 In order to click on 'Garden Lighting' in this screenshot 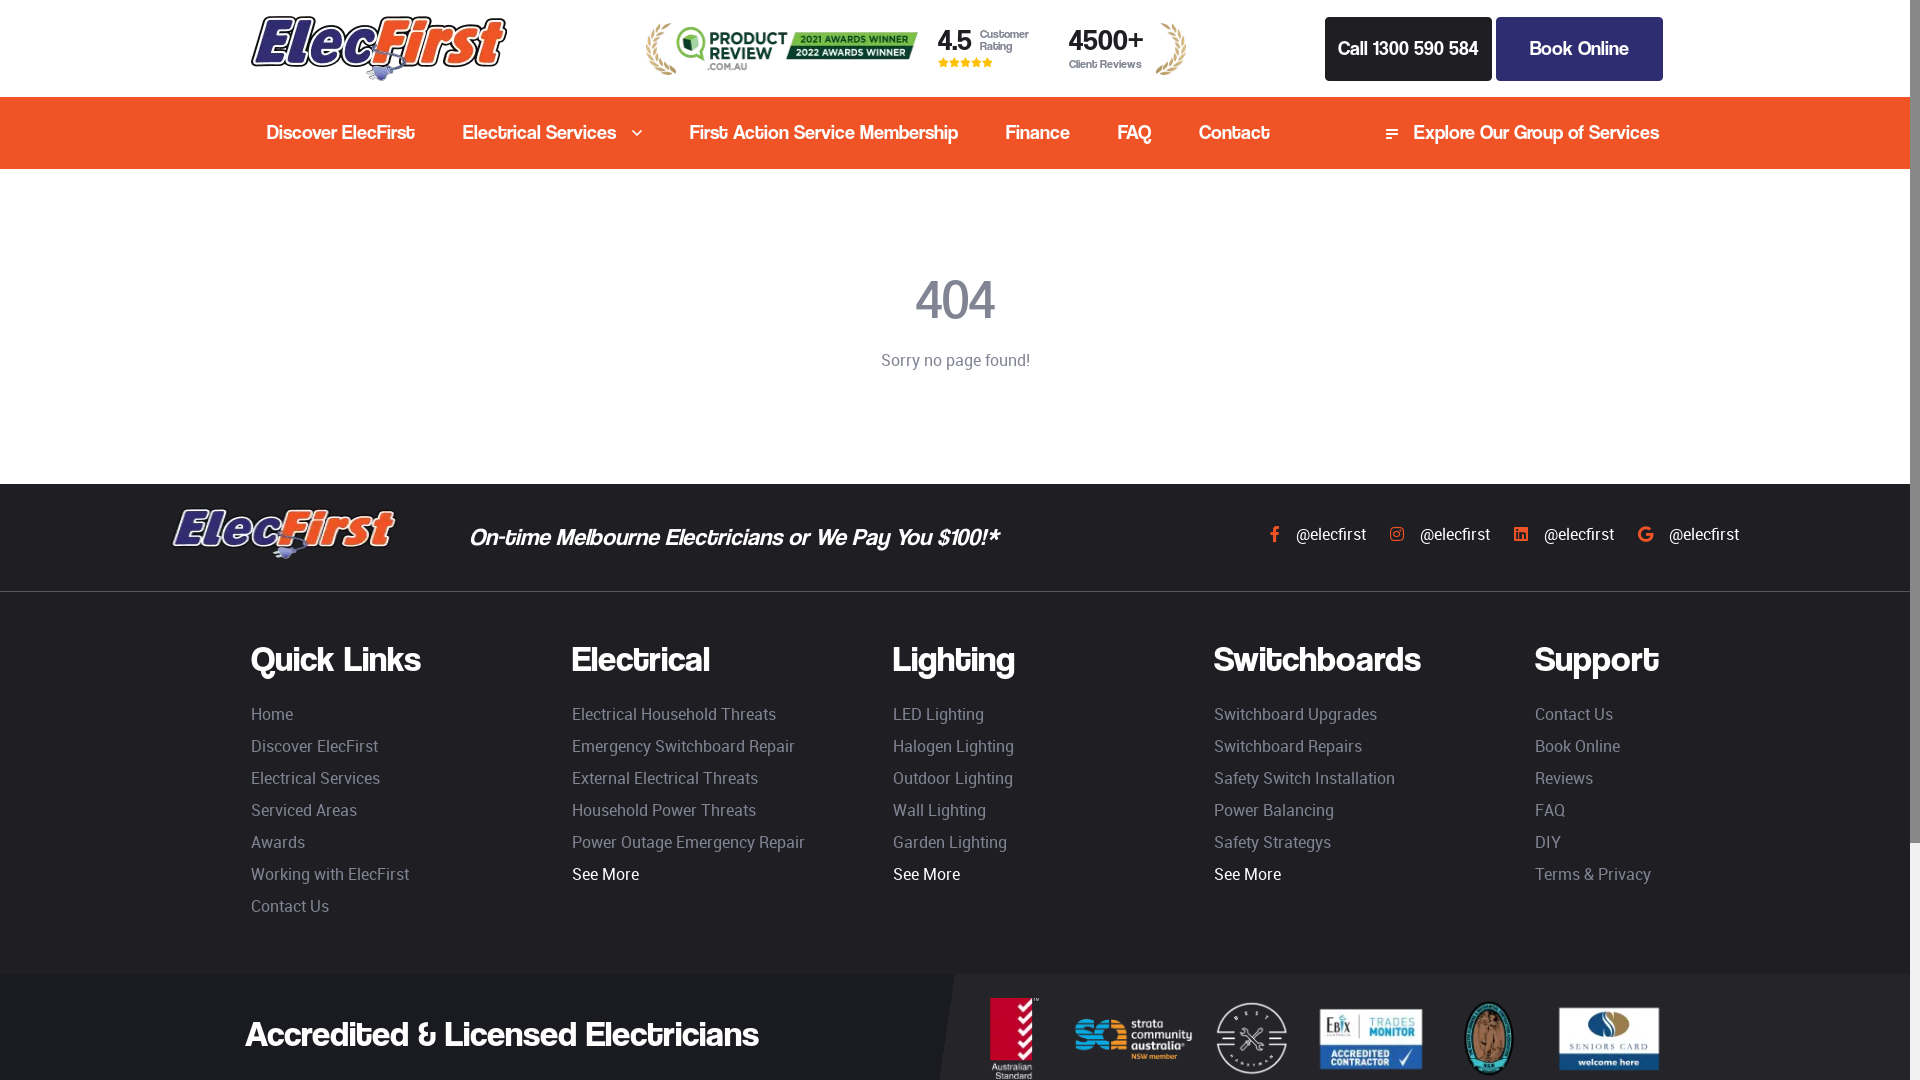, I will do `click(949, 841)`.